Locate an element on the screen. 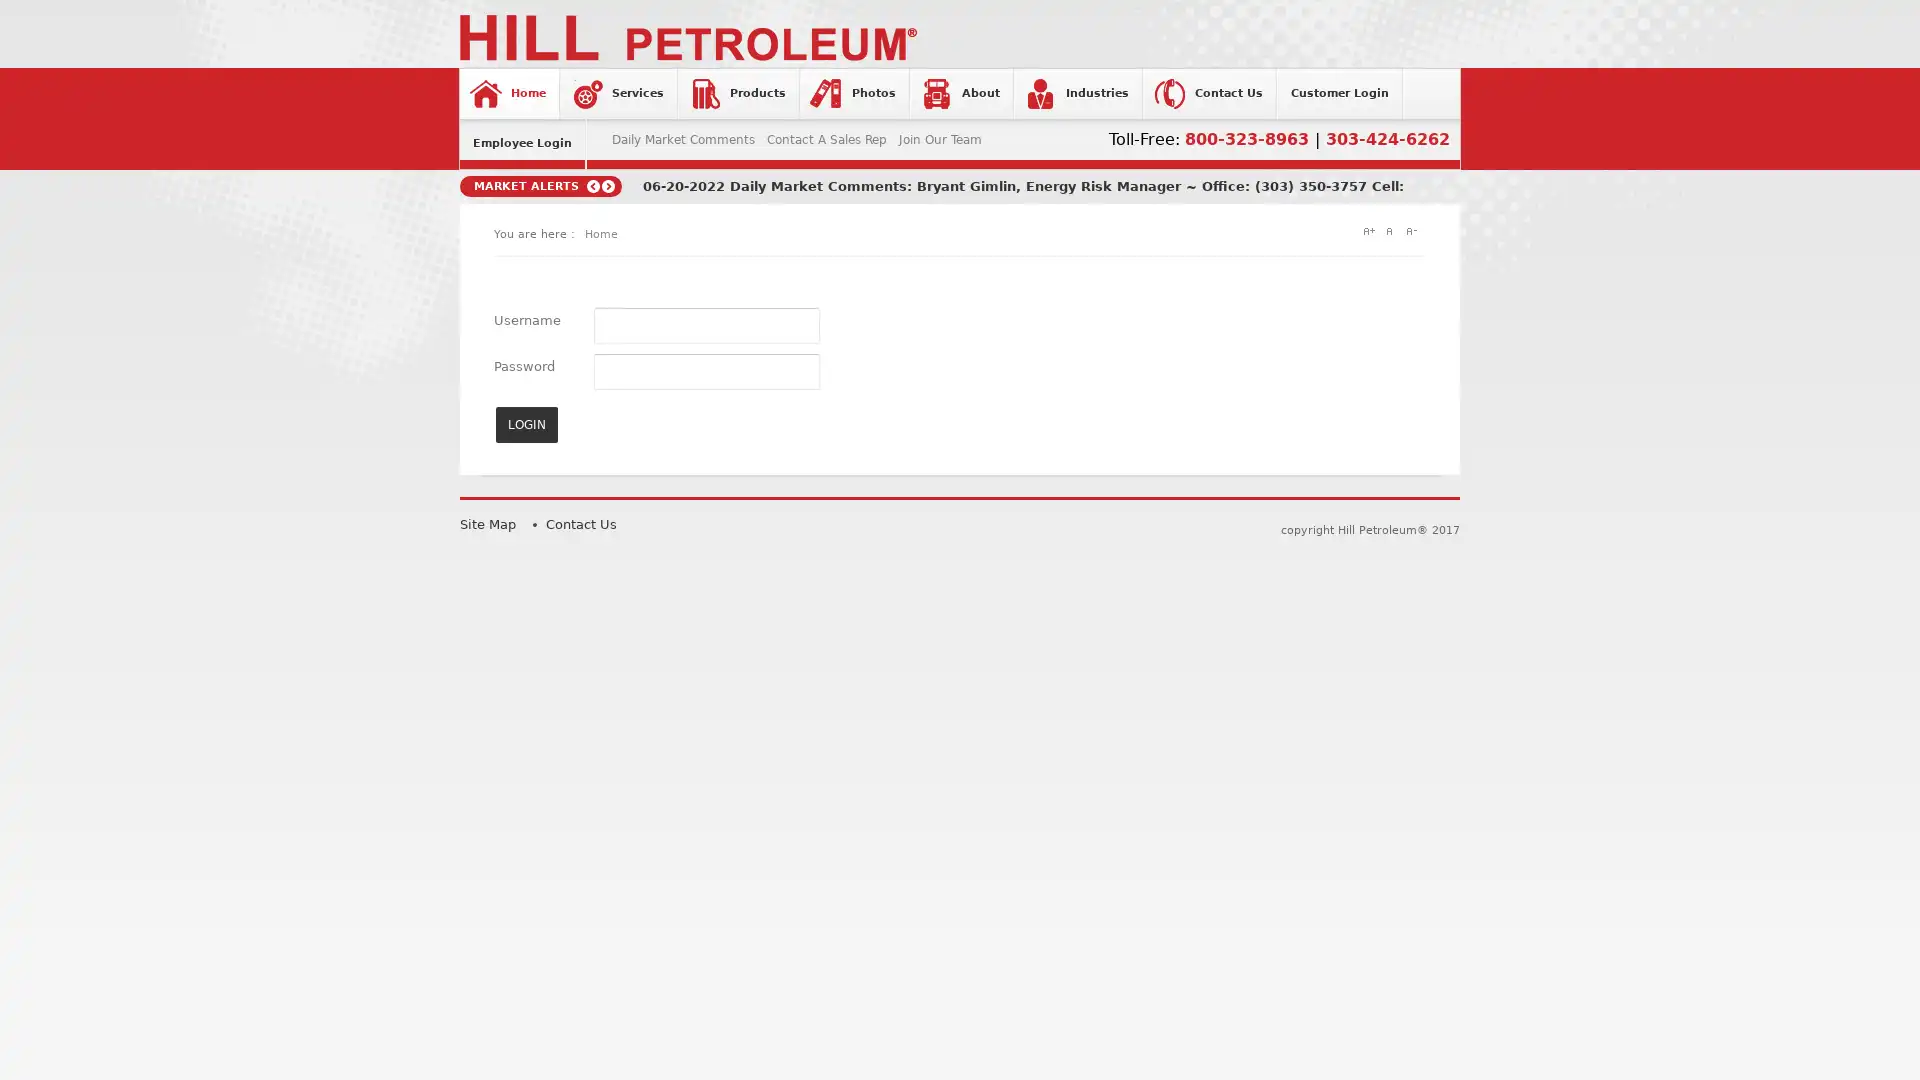 The height and width of the screenshot is (1080, 1920). LOGIN is located at coordinates (527, 423).